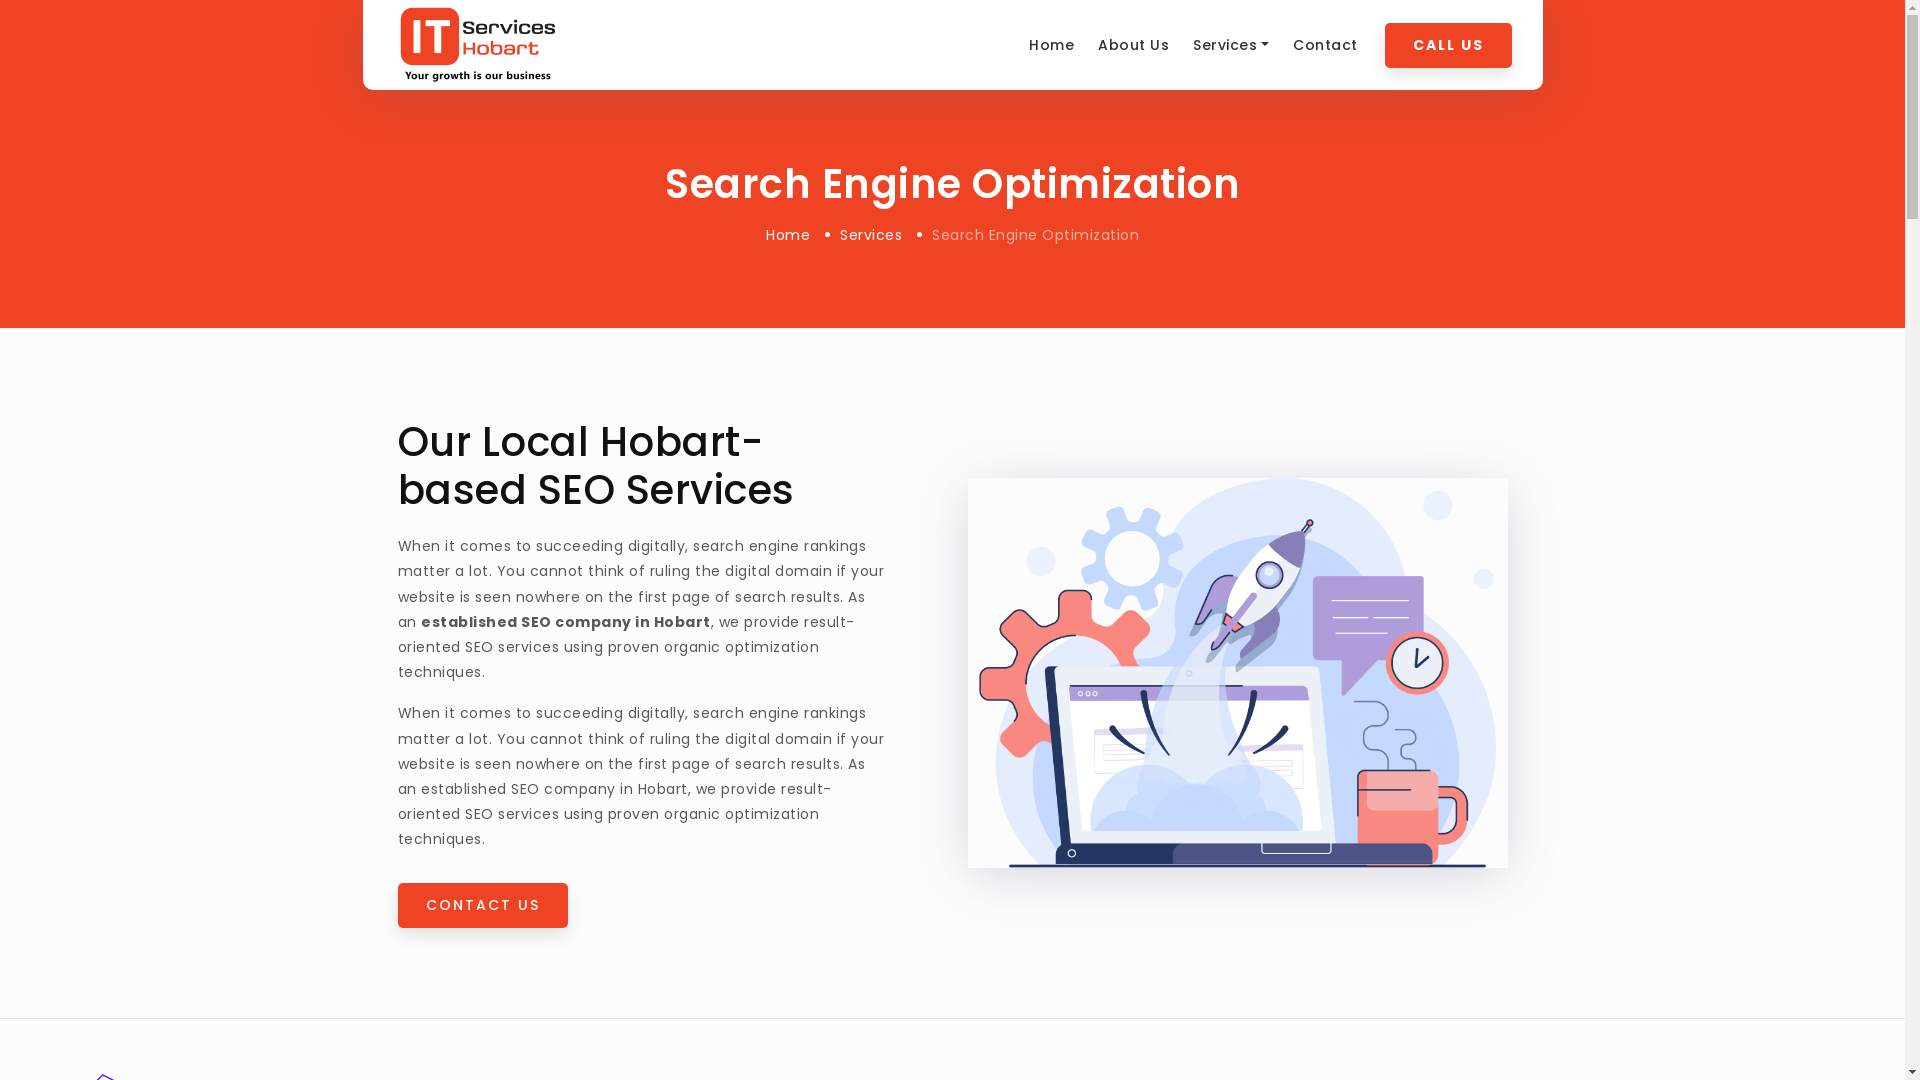 The image size is (1920, 1080). Describe the element at coordinates (786, 234) in the screenshot. I see `'Home'` at that location.